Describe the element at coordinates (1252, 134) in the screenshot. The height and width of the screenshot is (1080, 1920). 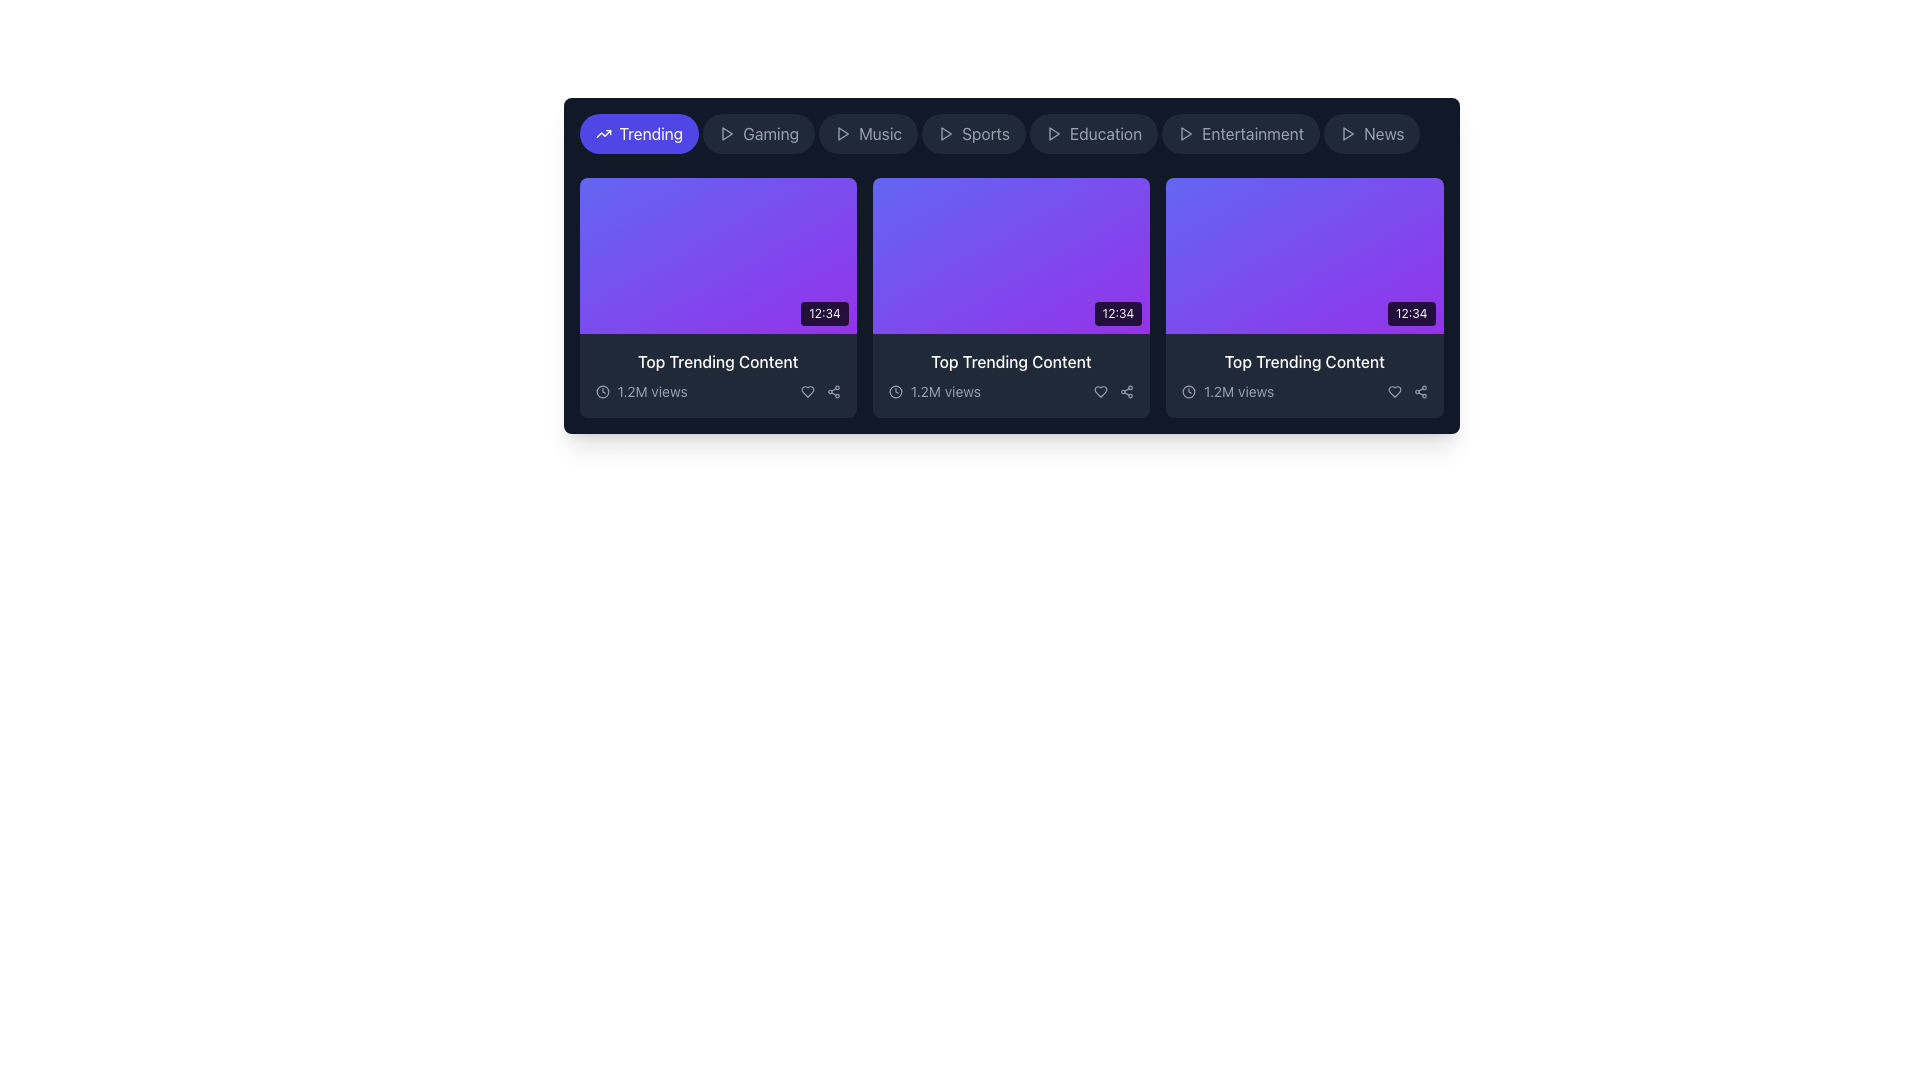
I see `the sixth navigation tab labeled 'Entertainment' in the horizontal bar` at that location.